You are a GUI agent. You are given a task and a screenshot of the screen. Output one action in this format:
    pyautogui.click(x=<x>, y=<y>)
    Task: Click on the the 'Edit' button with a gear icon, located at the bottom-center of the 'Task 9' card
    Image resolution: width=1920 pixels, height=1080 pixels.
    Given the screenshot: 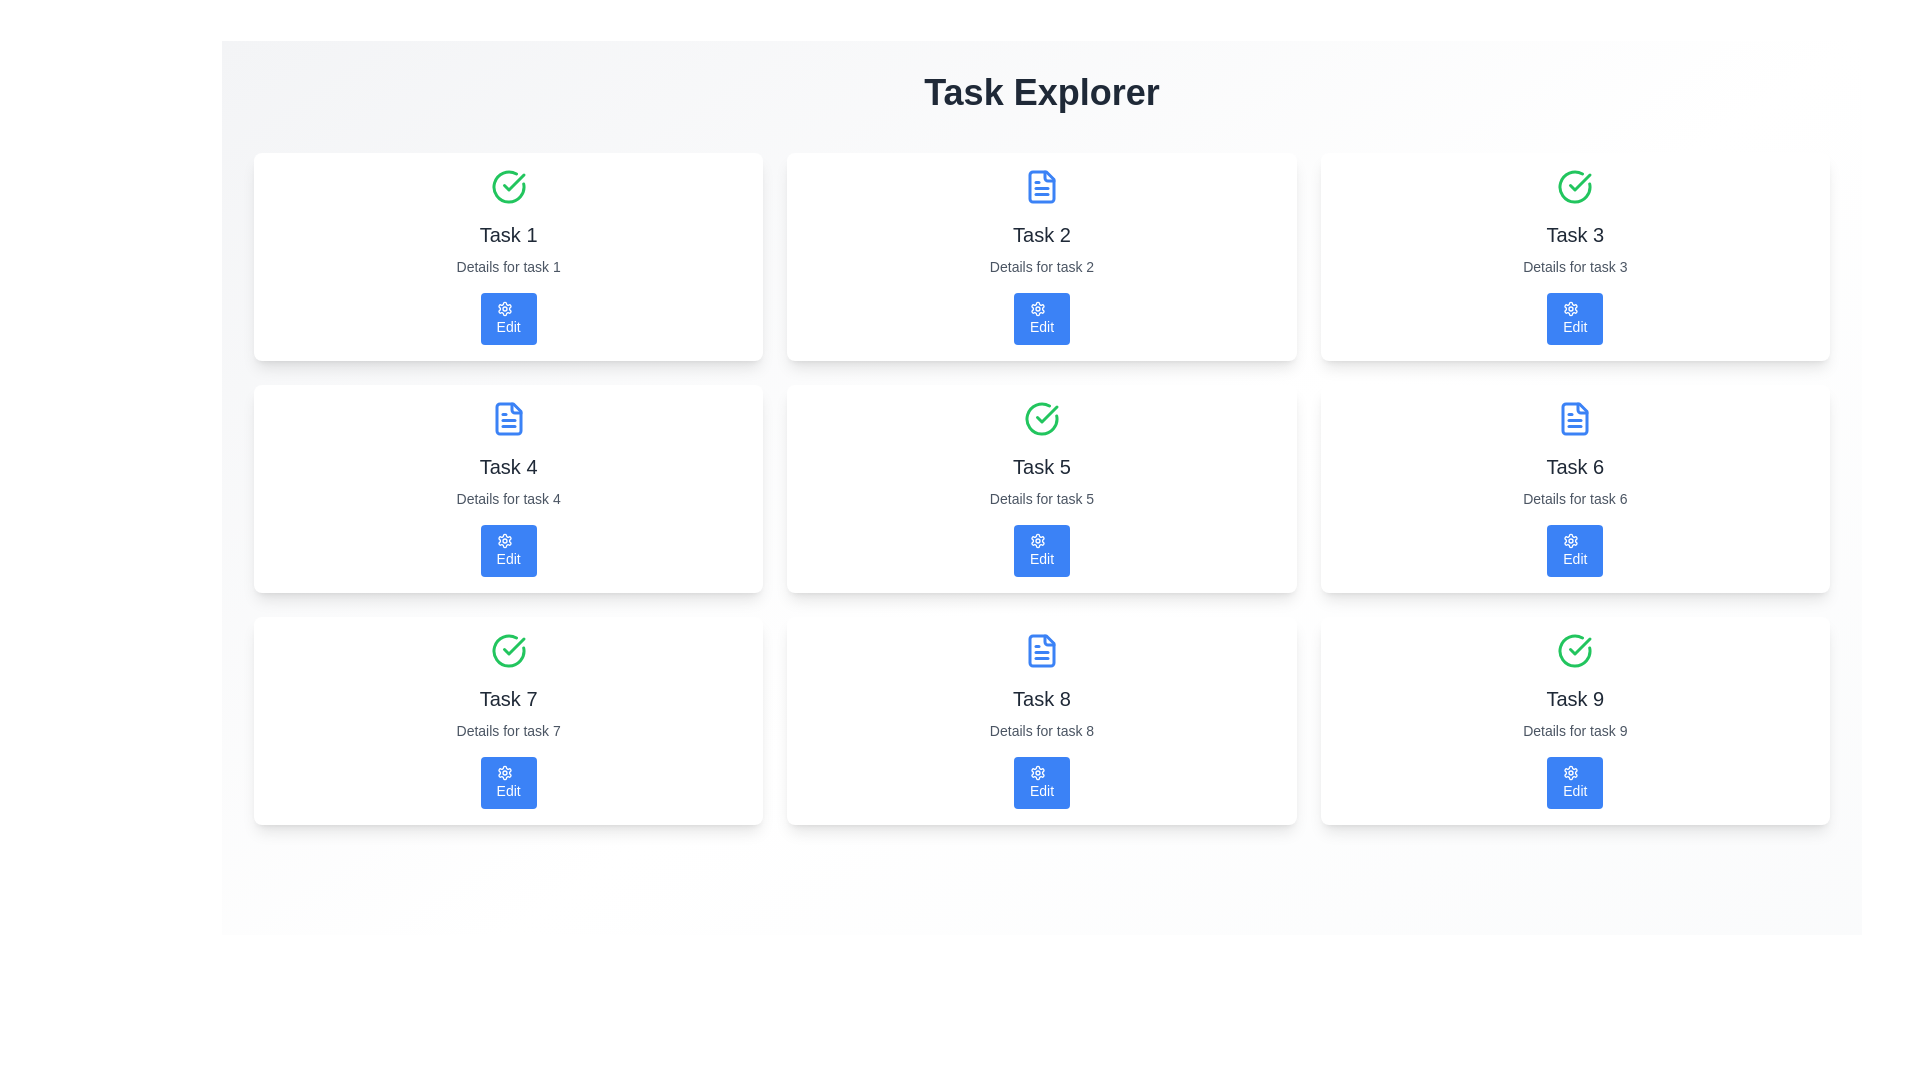 What is the action you would take?
    pyautogui.click(x=1574, y=782)
    